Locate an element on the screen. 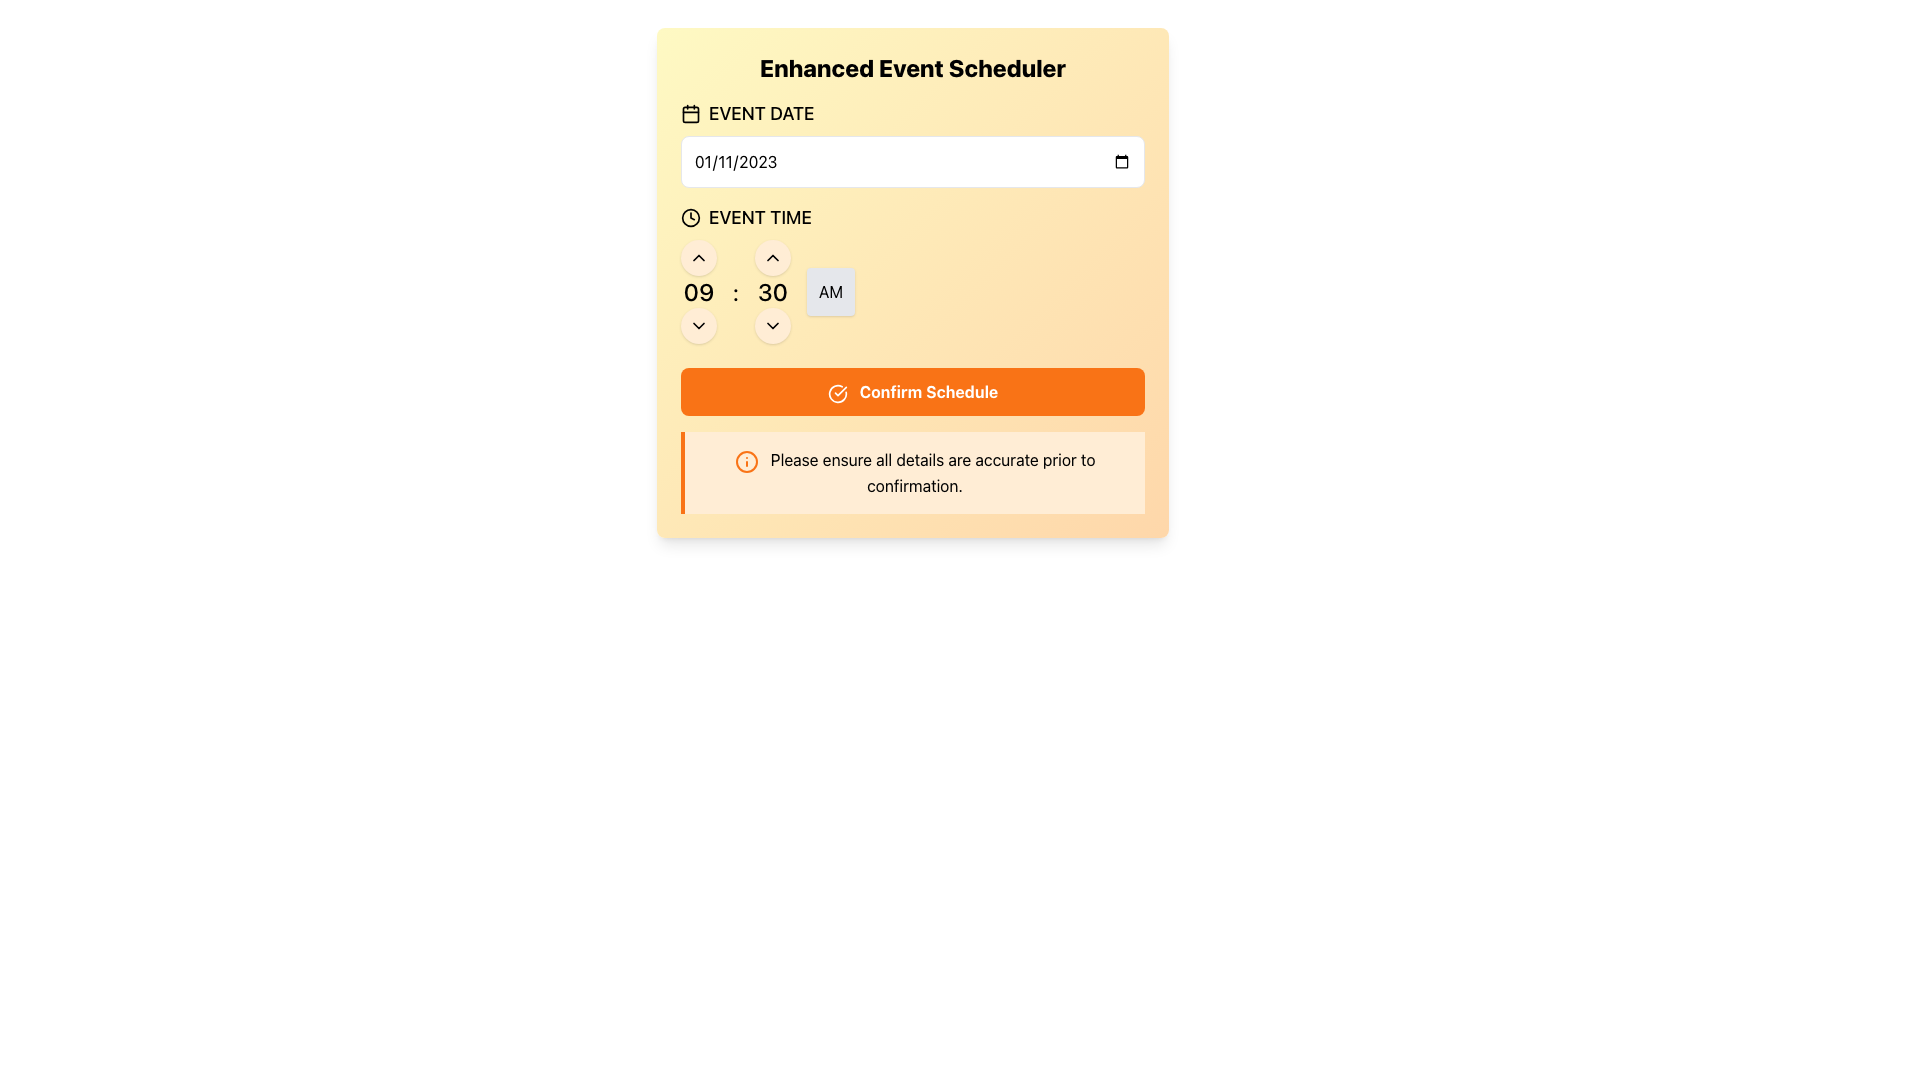 The image size is (1920, 1080). the confirmation icon positioned inside the 'Confirm Schedule' button, located to the left of the button's text is located at coordinates (837, 393).